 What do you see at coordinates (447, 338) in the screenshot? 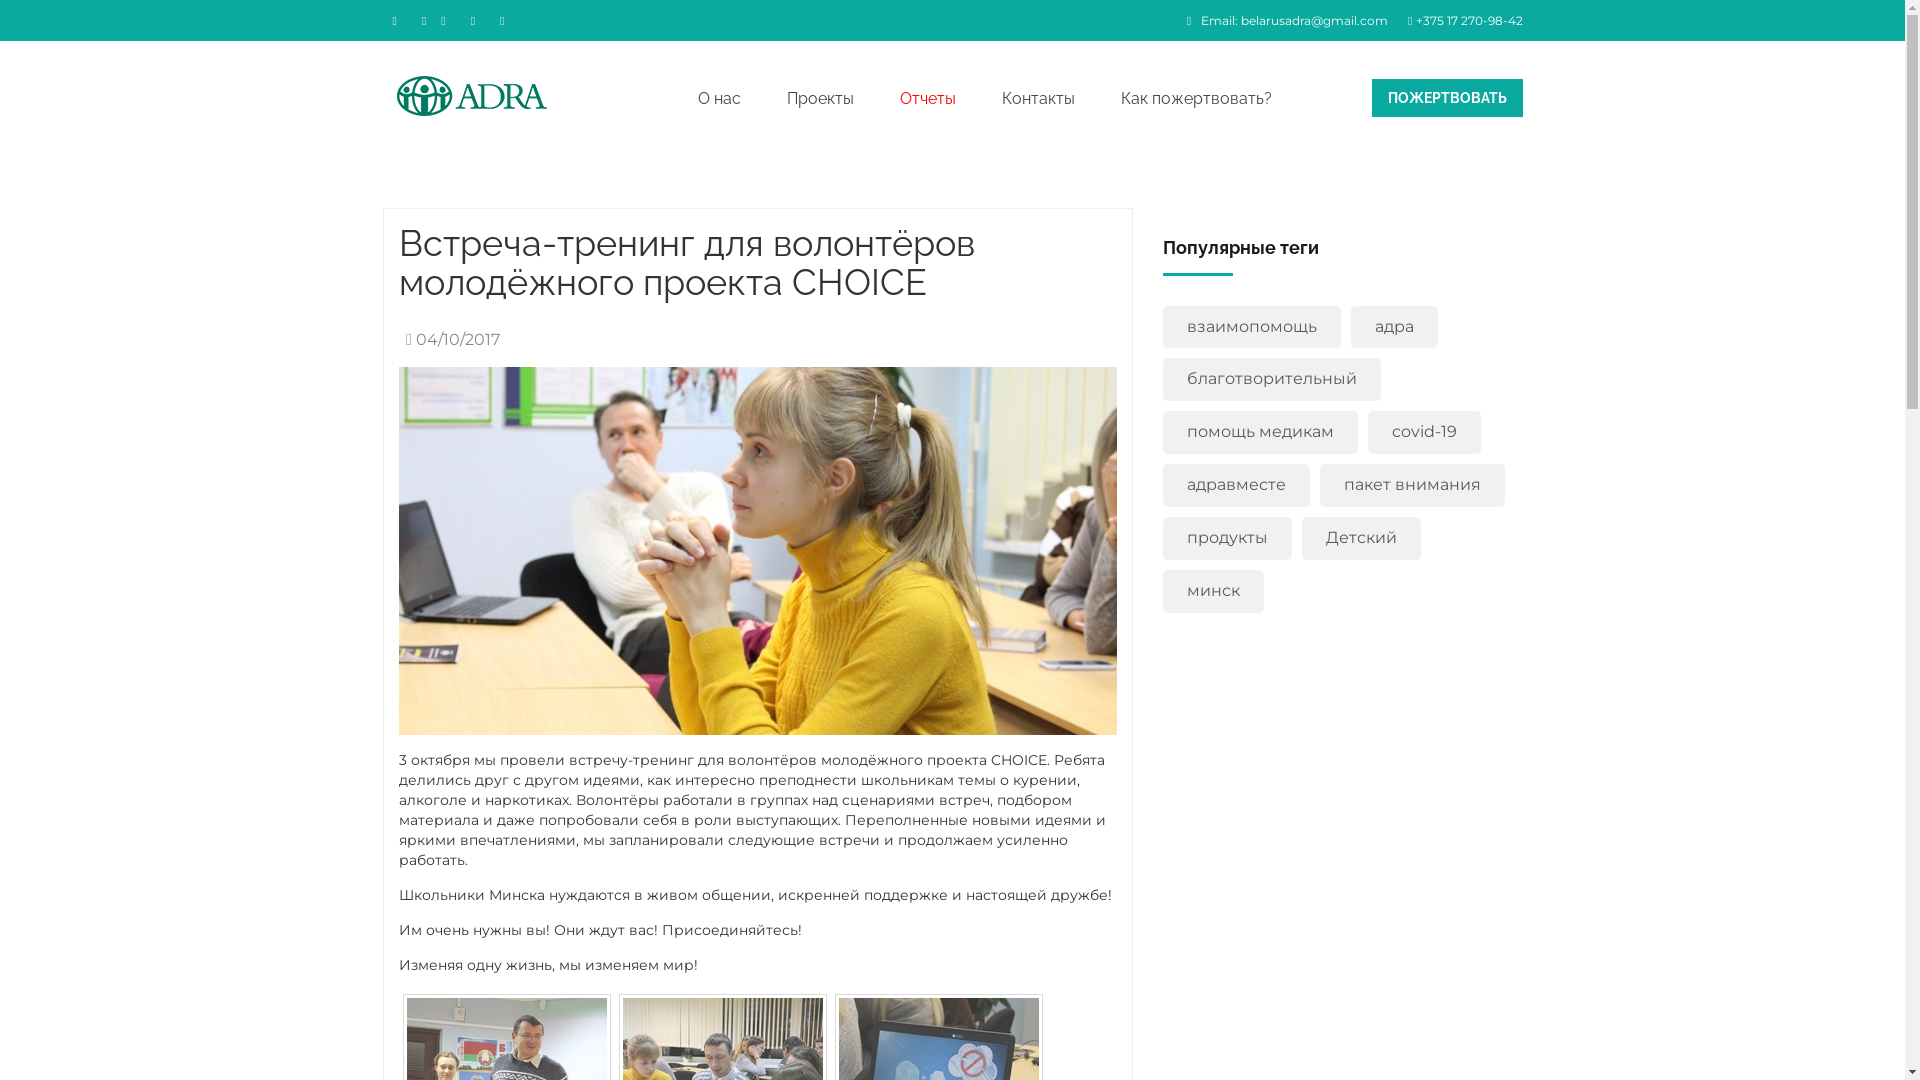
I see `'04/10/2017'` at bounding box center [447, 338].